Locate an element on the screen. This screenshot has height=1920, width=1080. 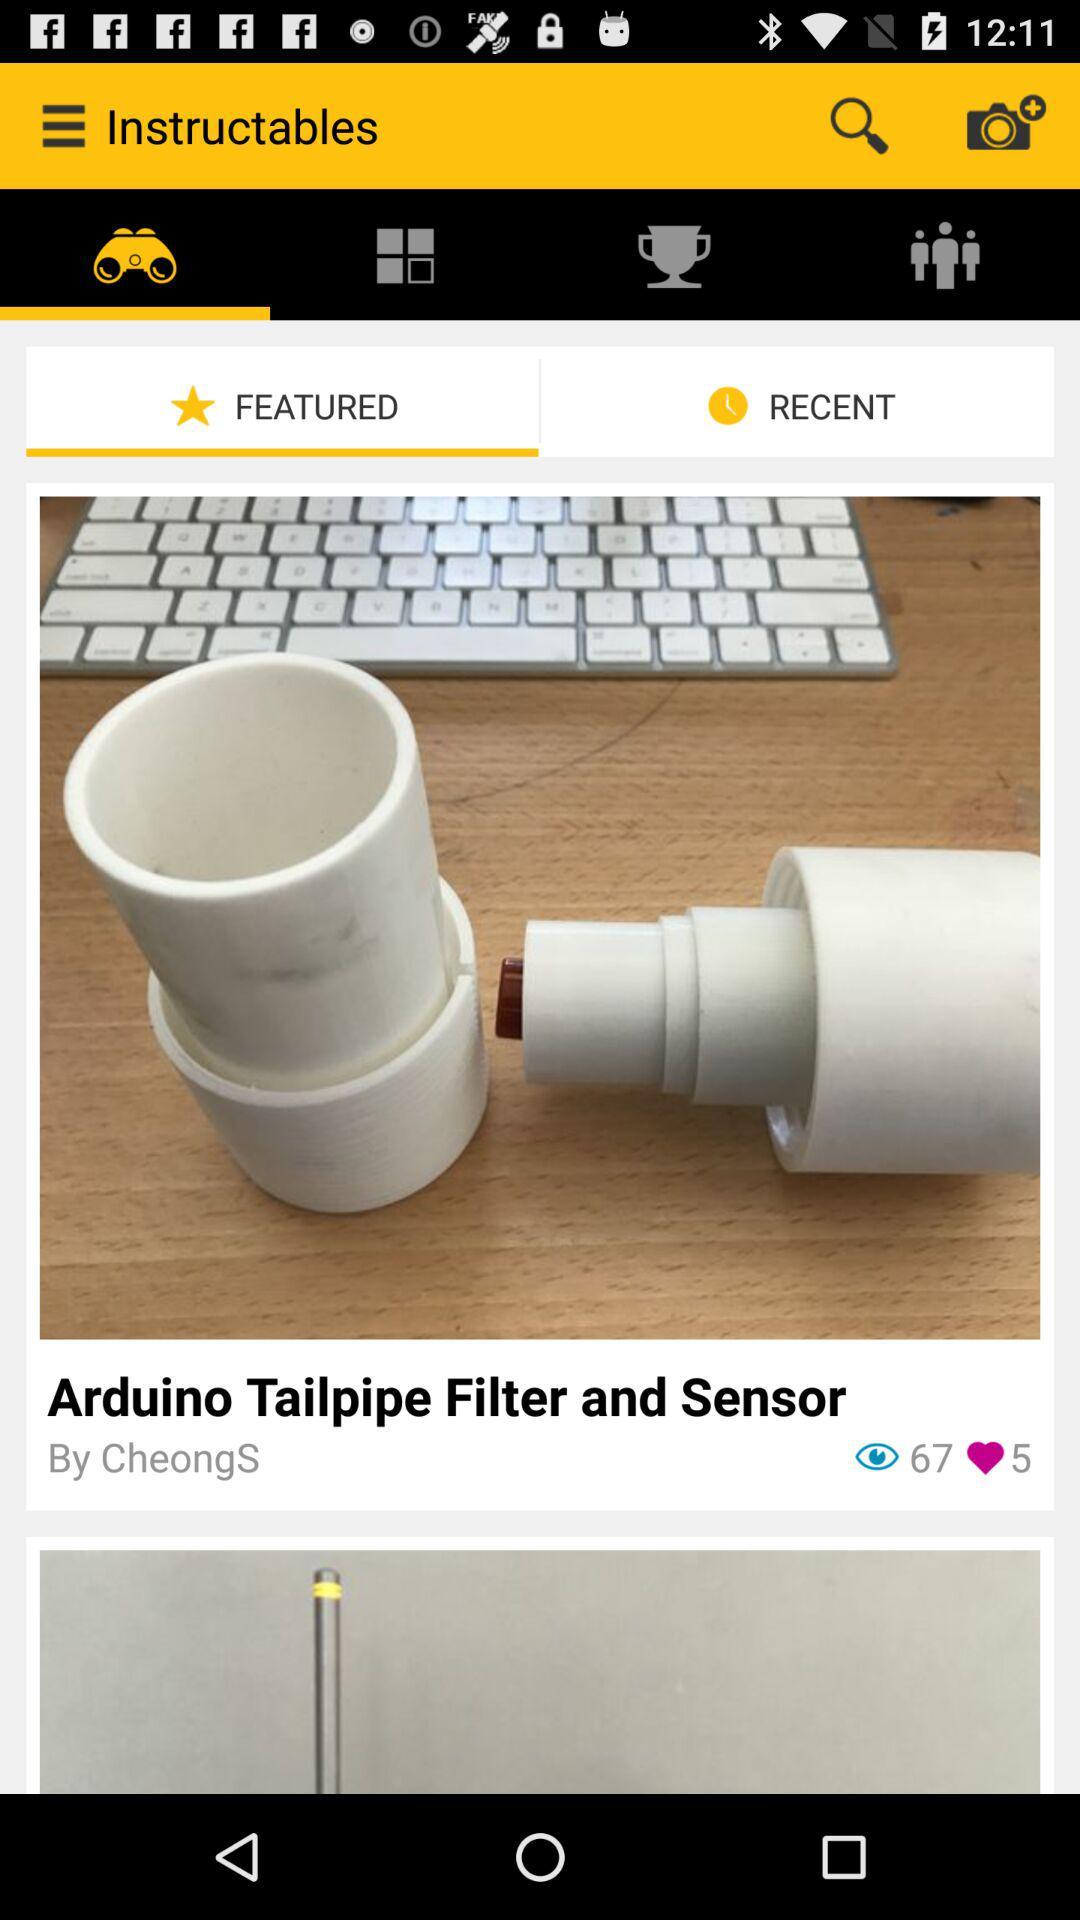
the item above the featured item is located at coordinates (675, 253).